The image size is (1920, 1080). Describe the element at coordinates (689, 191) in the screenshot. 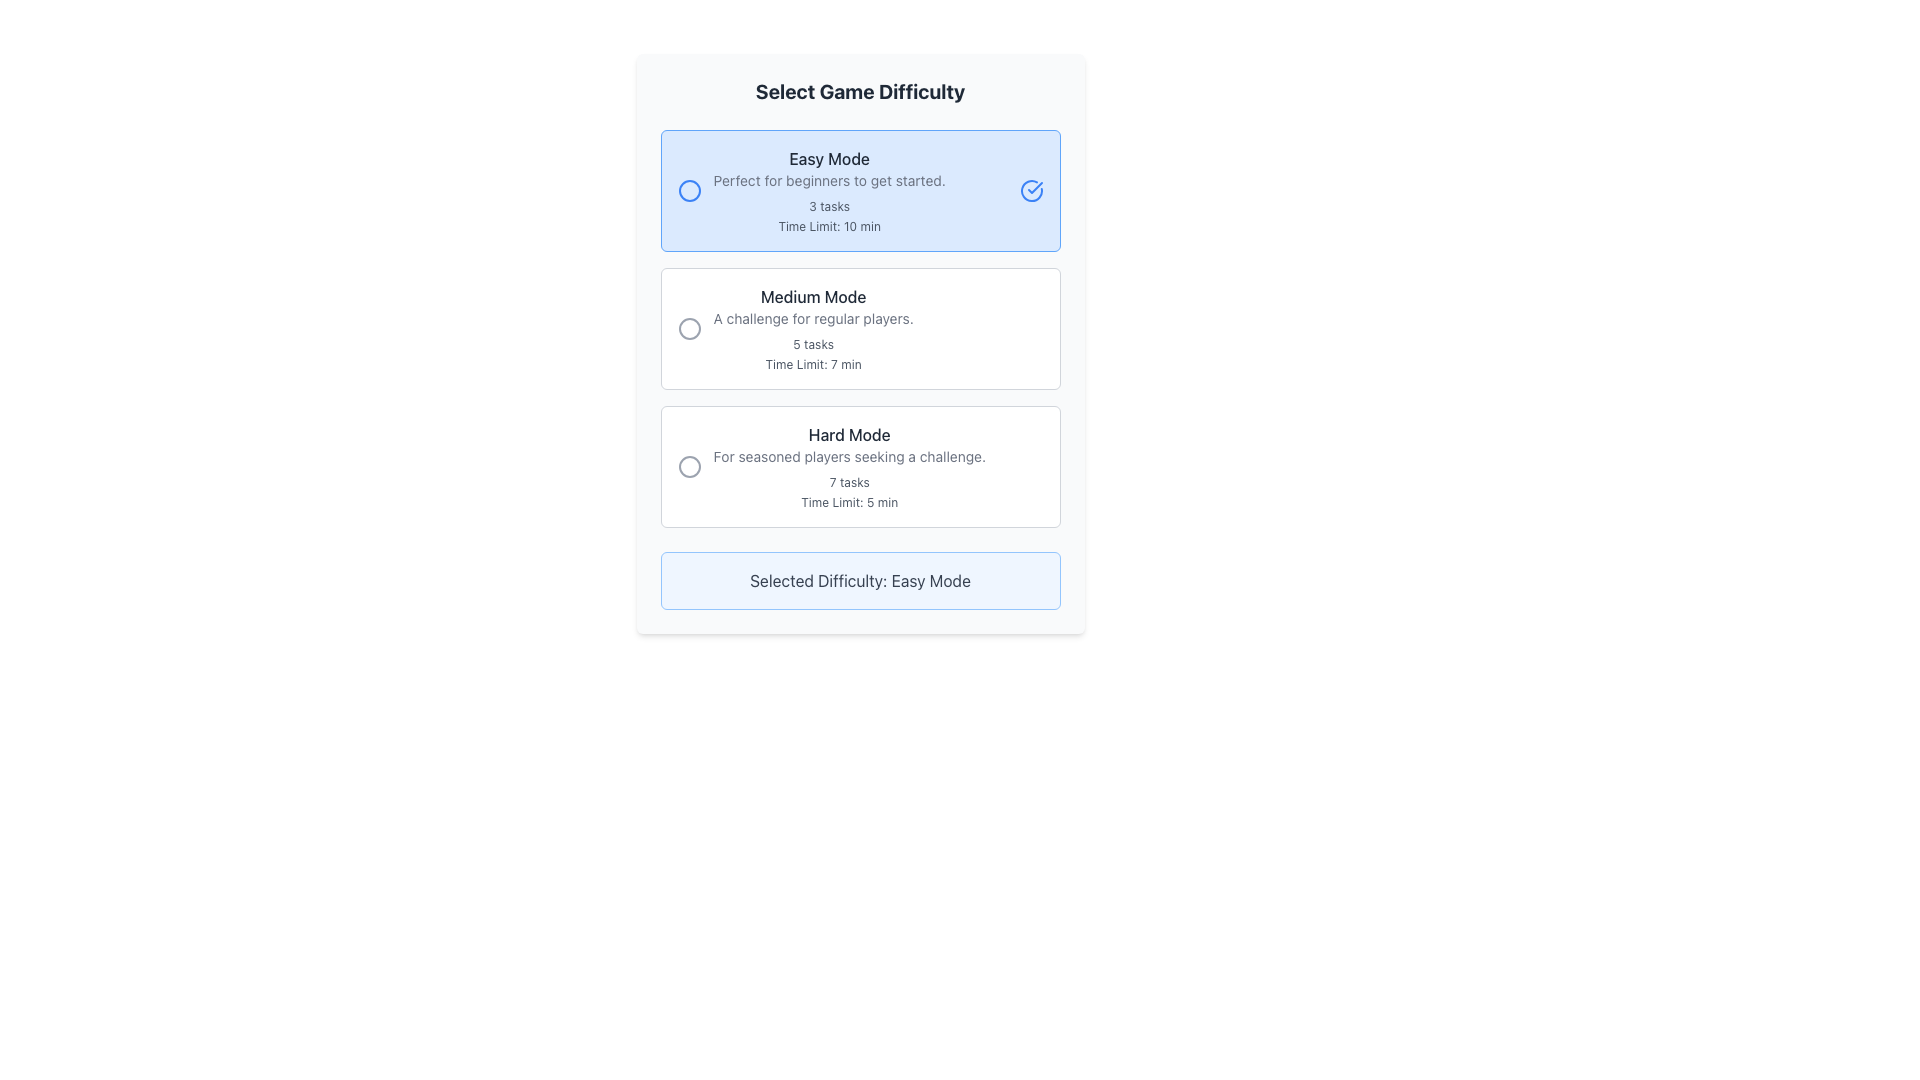

I see `the circular icon with a blue stroke and white fill located to the left of the 'Easy Mode' label` at that location.